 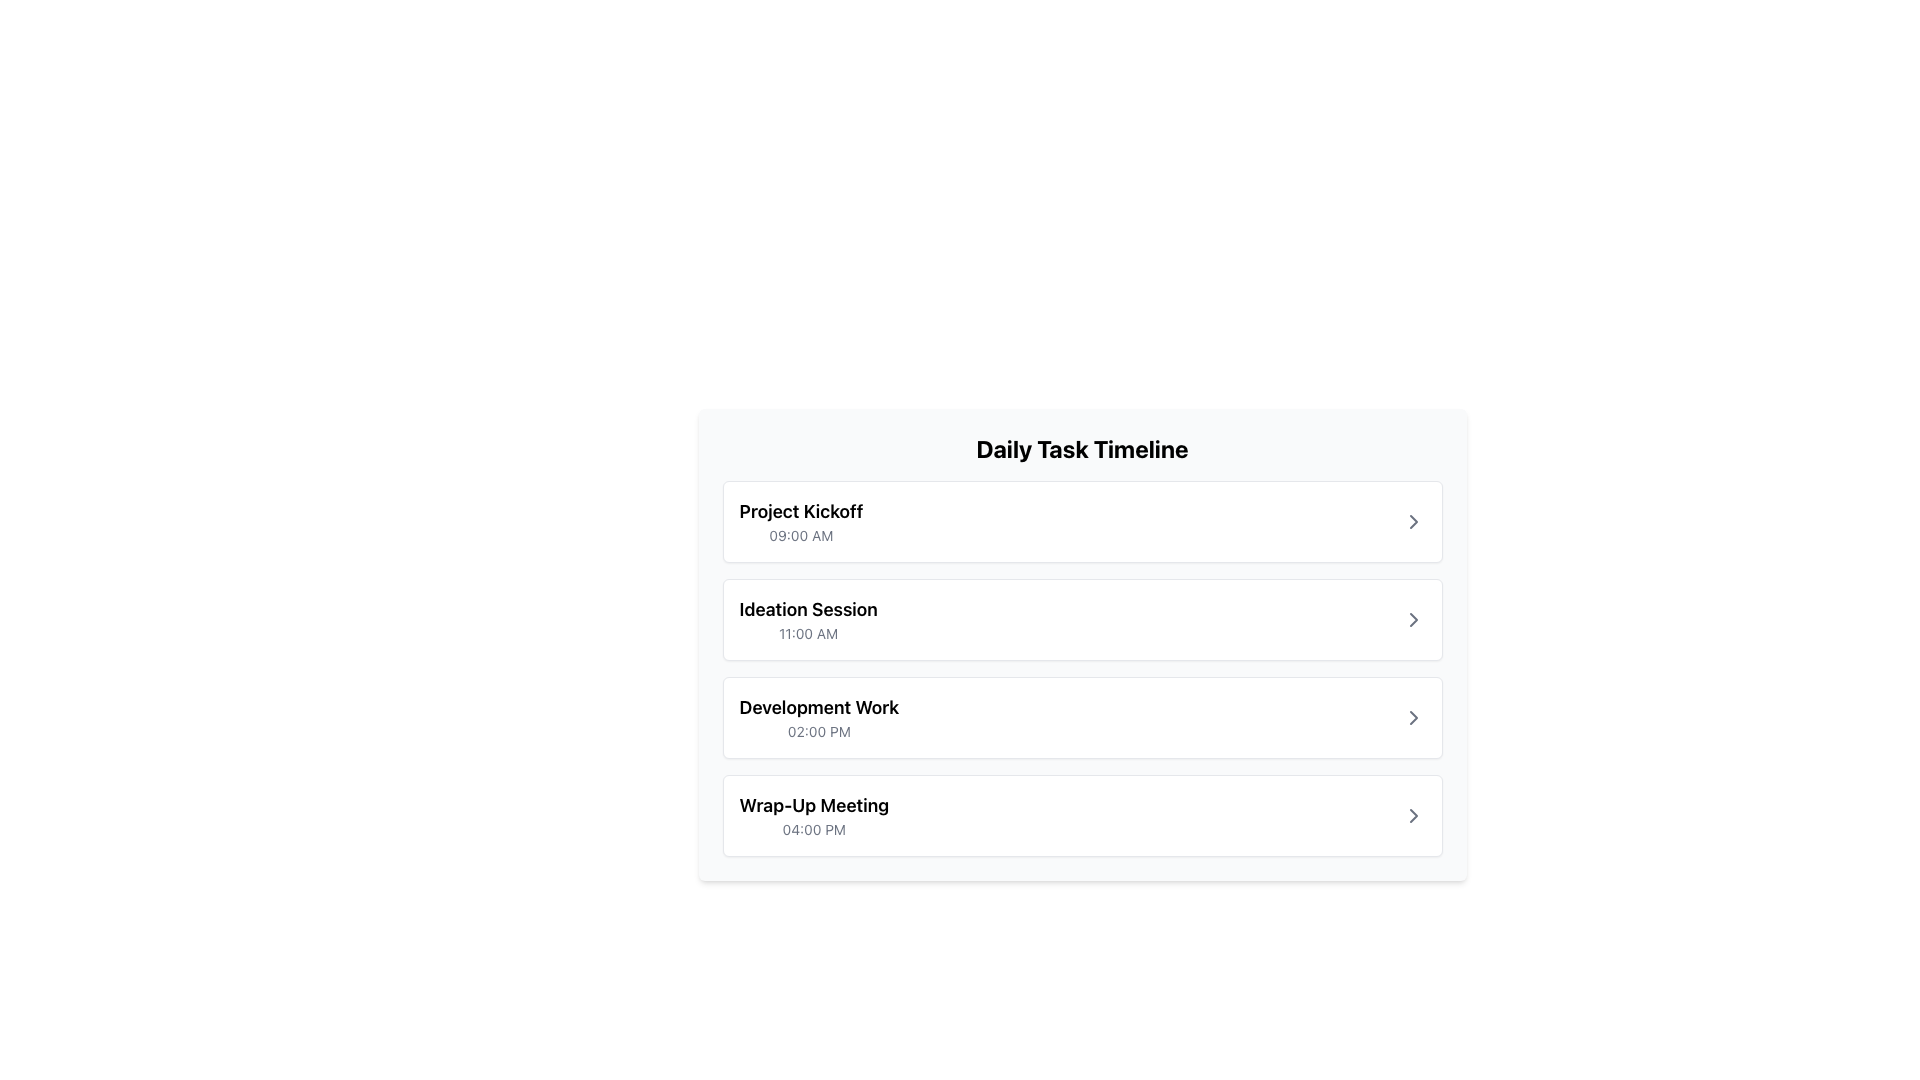 I want to click on the chevron icon located to the right of the '09:00 AM' text in the 'Project Kickoff' timeline item, so click(x=1412, y=520).